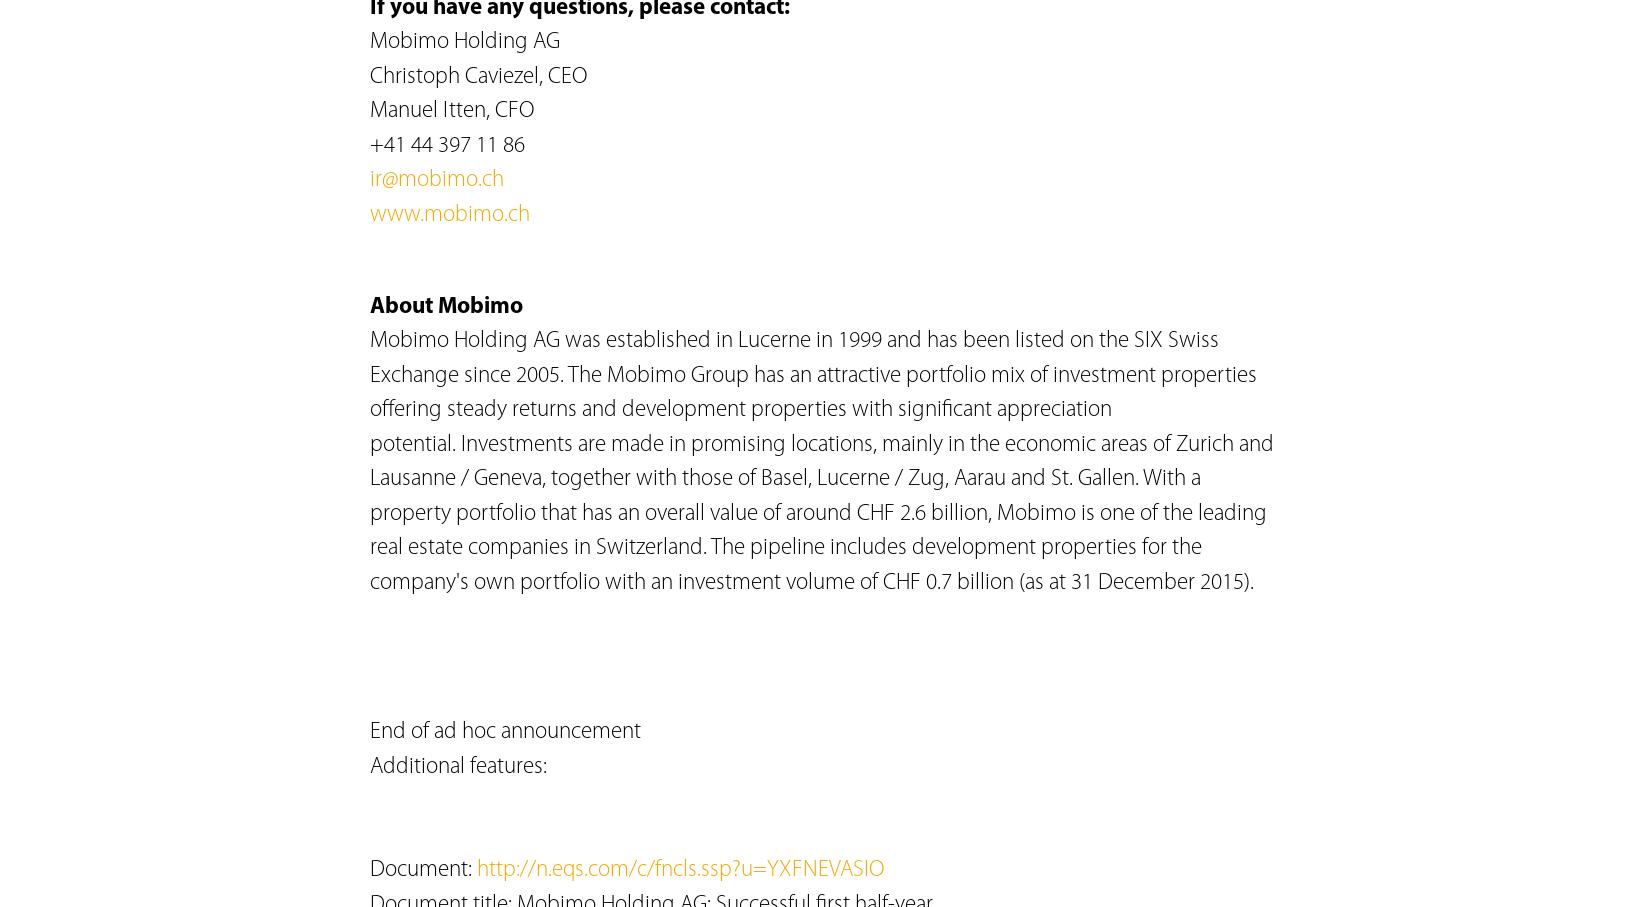  I want to click on 'Mobimo Holding AG was established in Lucerne in 1999 and has been listed on the SIX Swiss Exchange since 2005. The Mobimo Group has an attractive portfolio mix of investment properties offering steady returns and development properties with significant appreciation', so click(812, 376).